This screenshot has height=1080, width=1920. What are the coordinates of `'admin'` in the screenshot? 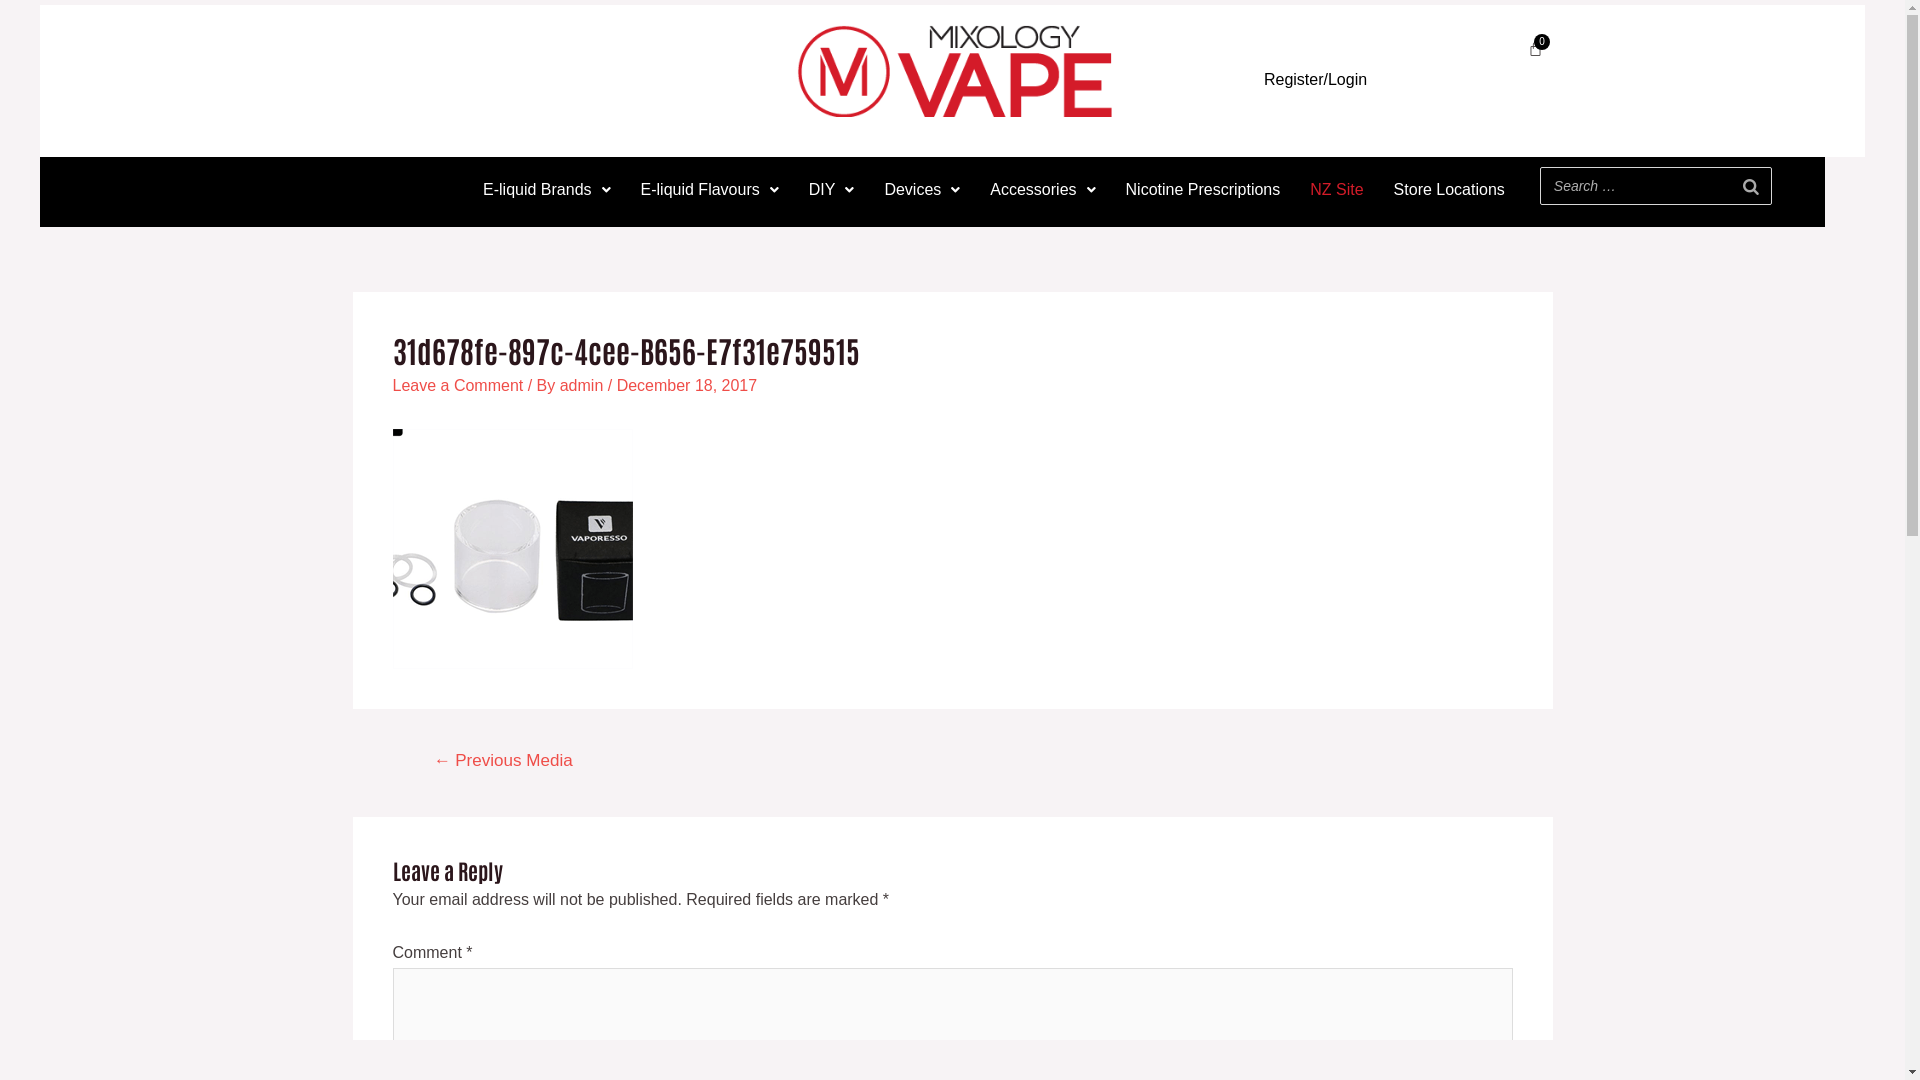 It's located at (583, 385).